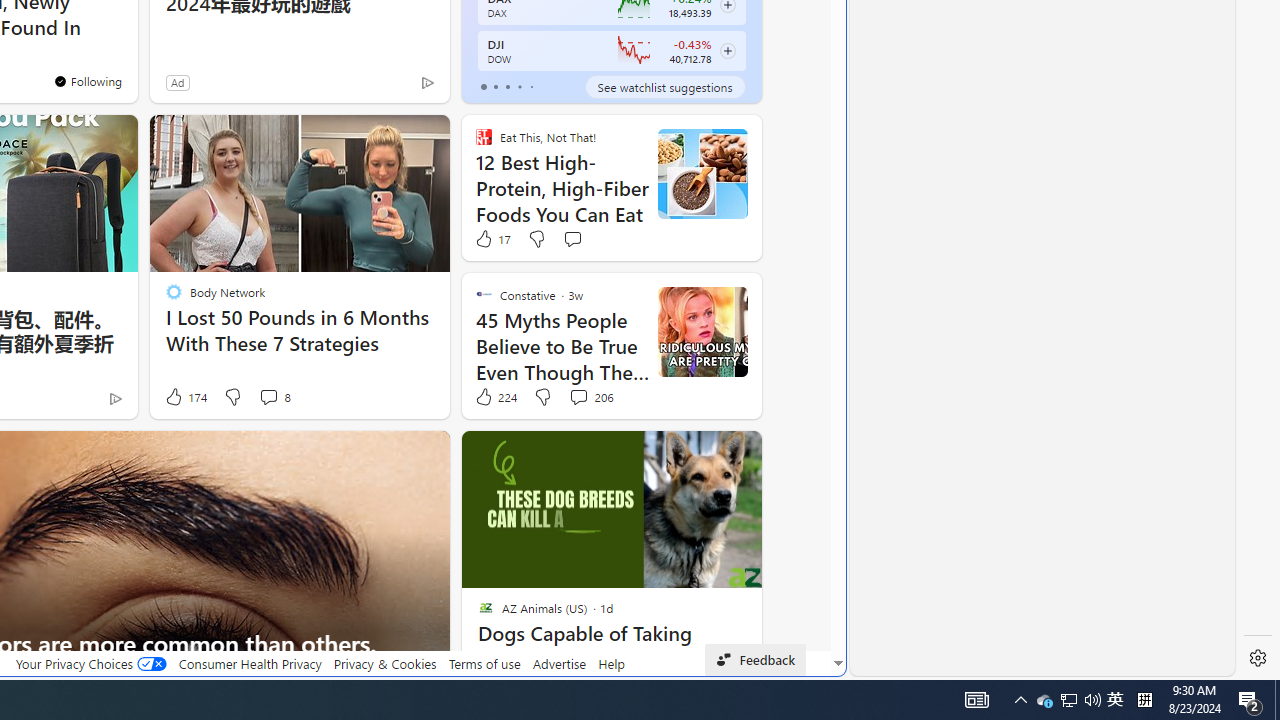 This screenshot has height=720, width=1280. What do you see at coordinates (610, 663) in the screenshot?
I see `'Help'` at bounding box center [610, 663].